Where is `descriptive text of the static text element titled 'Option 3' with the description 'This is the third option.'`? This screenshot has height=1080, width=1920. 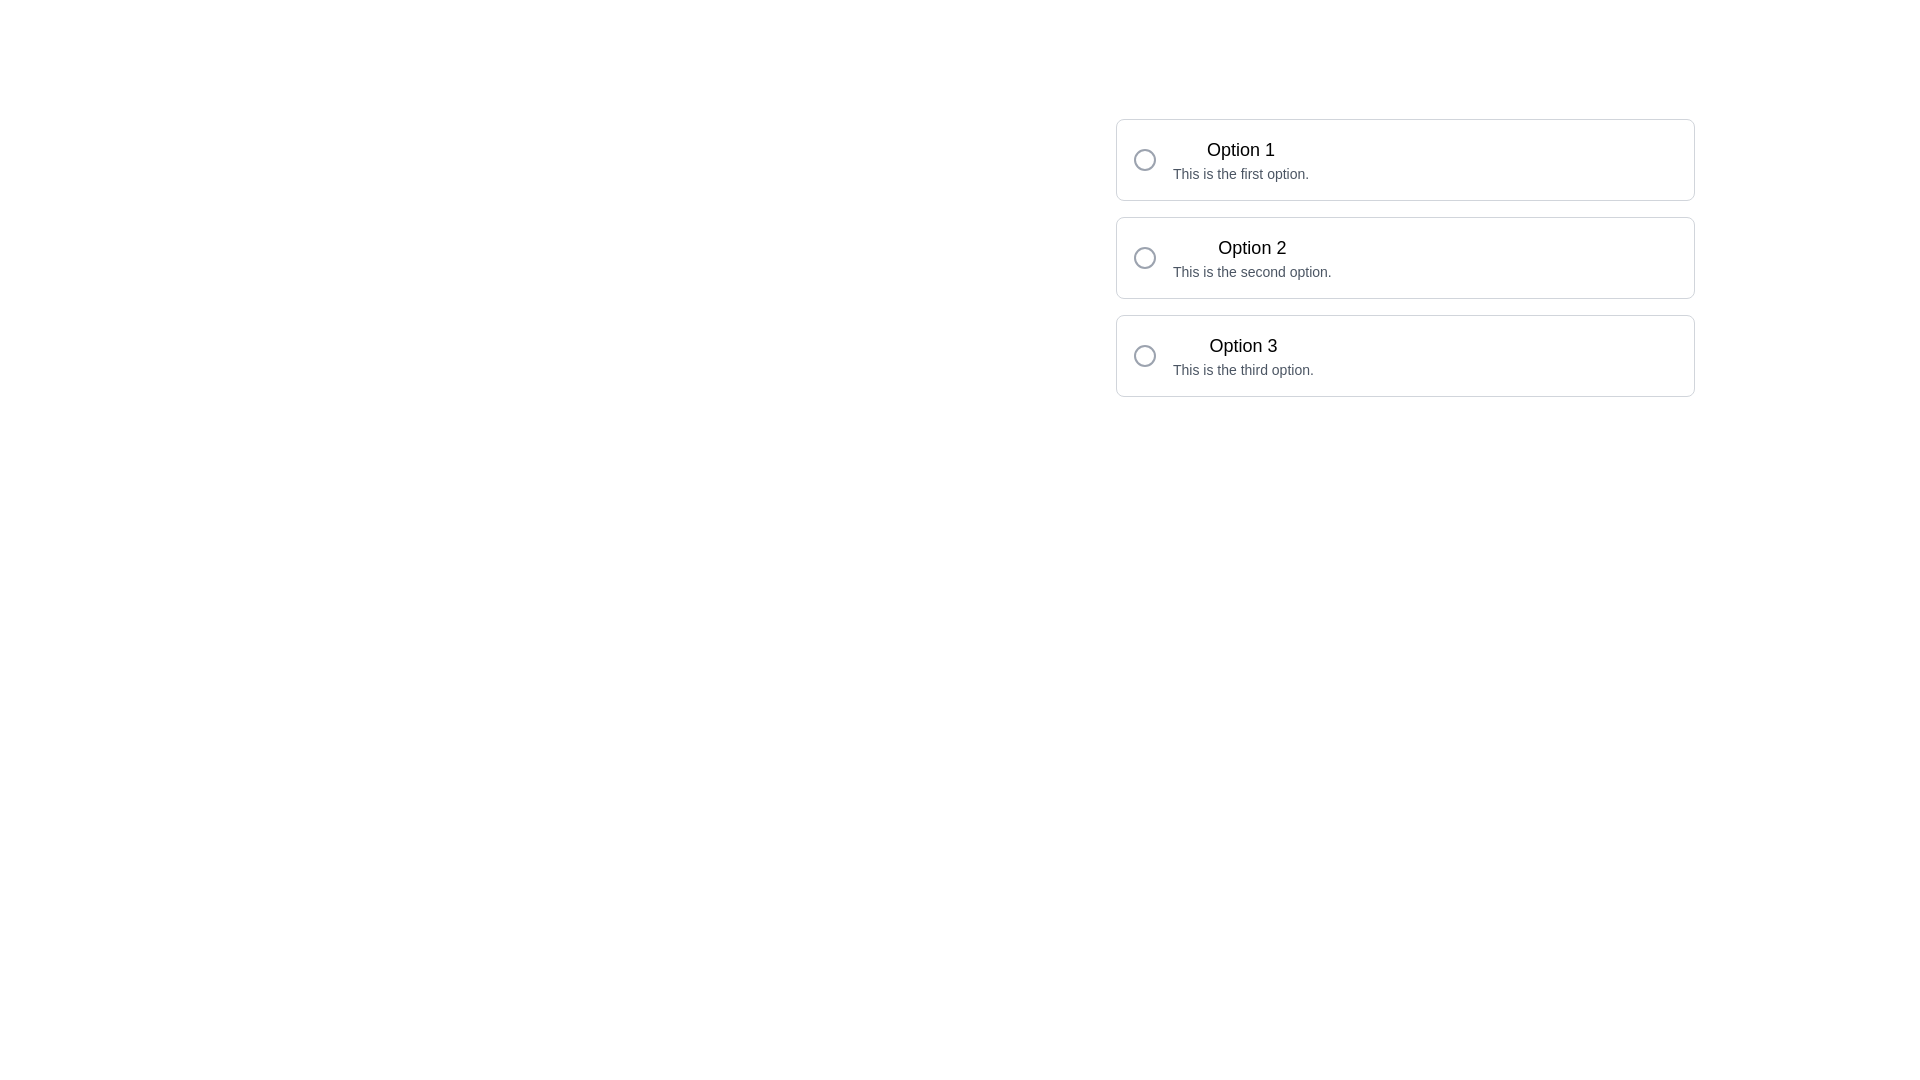 descriptive text of the static text element titled 'Option 3' with the description 'This is the third option.' is located at coordinates (1242, 354).